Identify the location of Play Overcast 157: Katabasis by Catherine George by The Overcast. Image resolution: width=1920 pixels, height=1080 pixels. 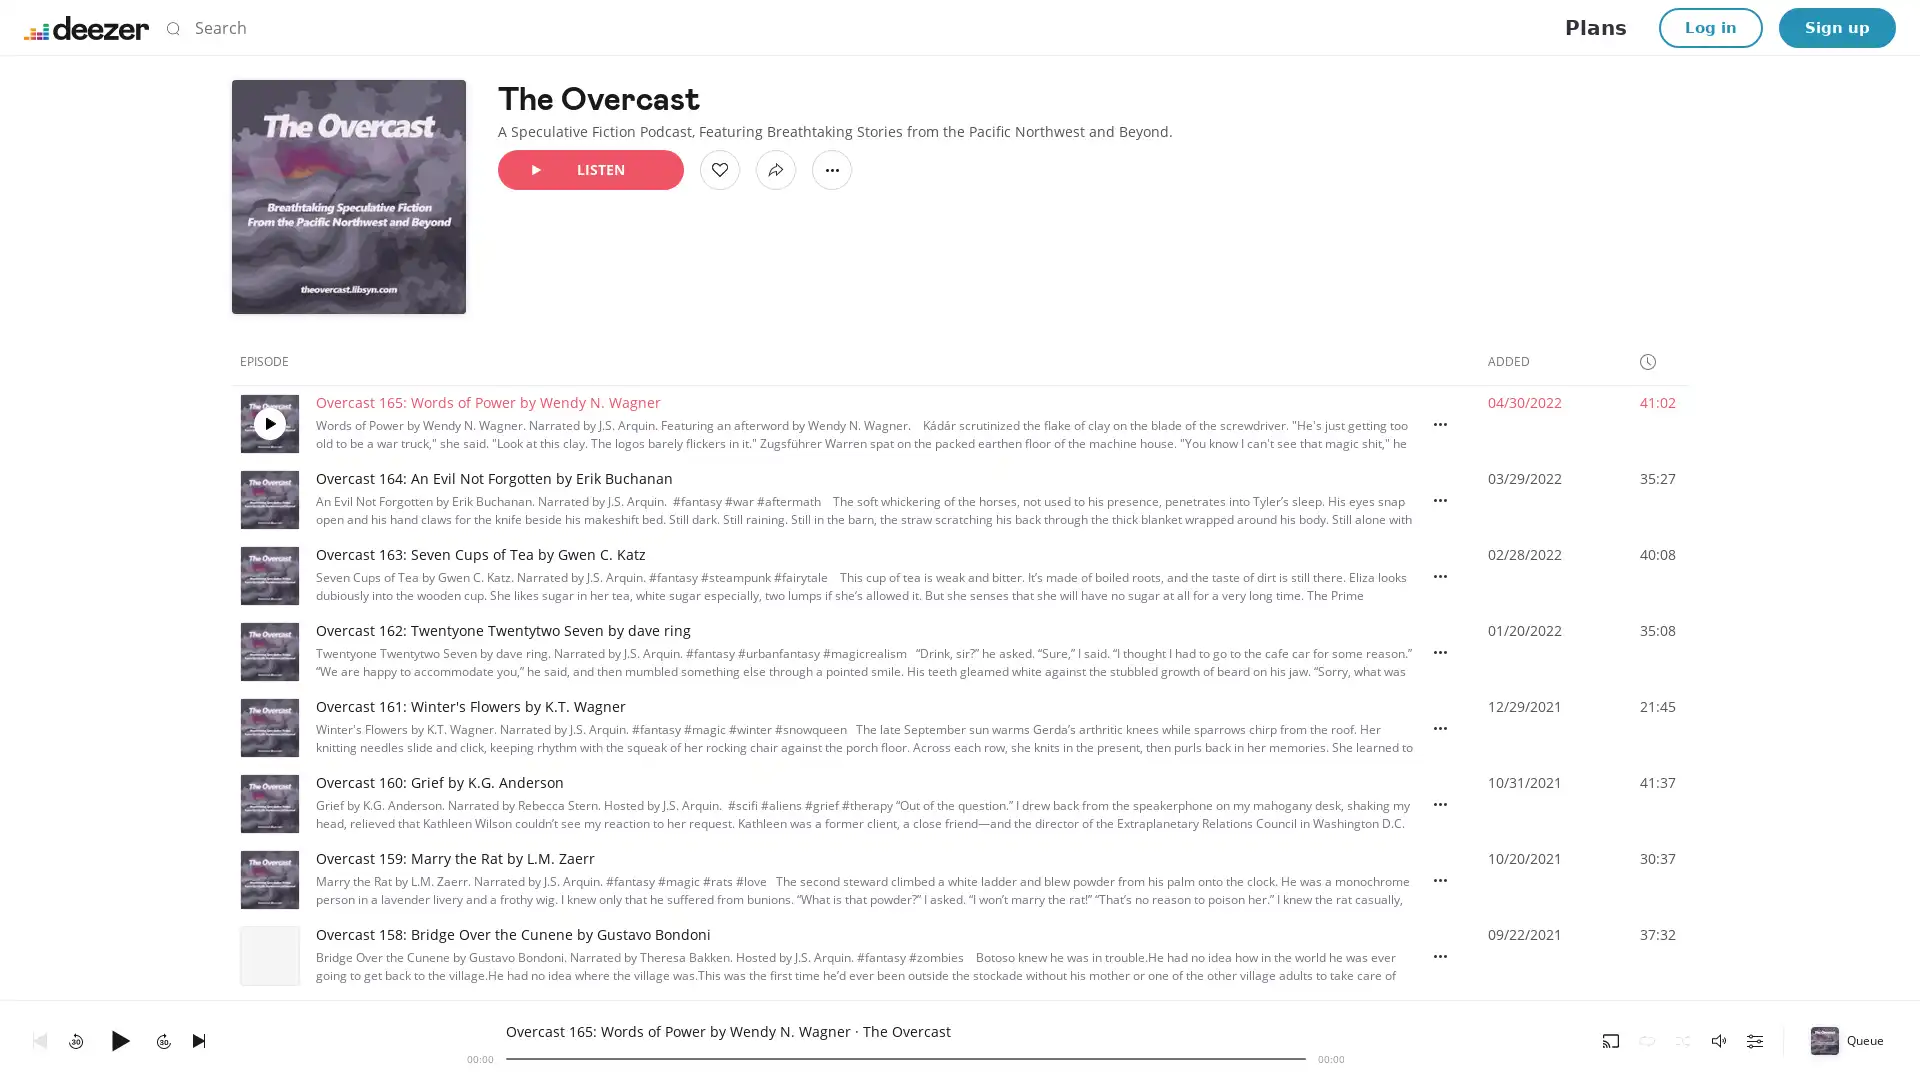
(268, 1032).